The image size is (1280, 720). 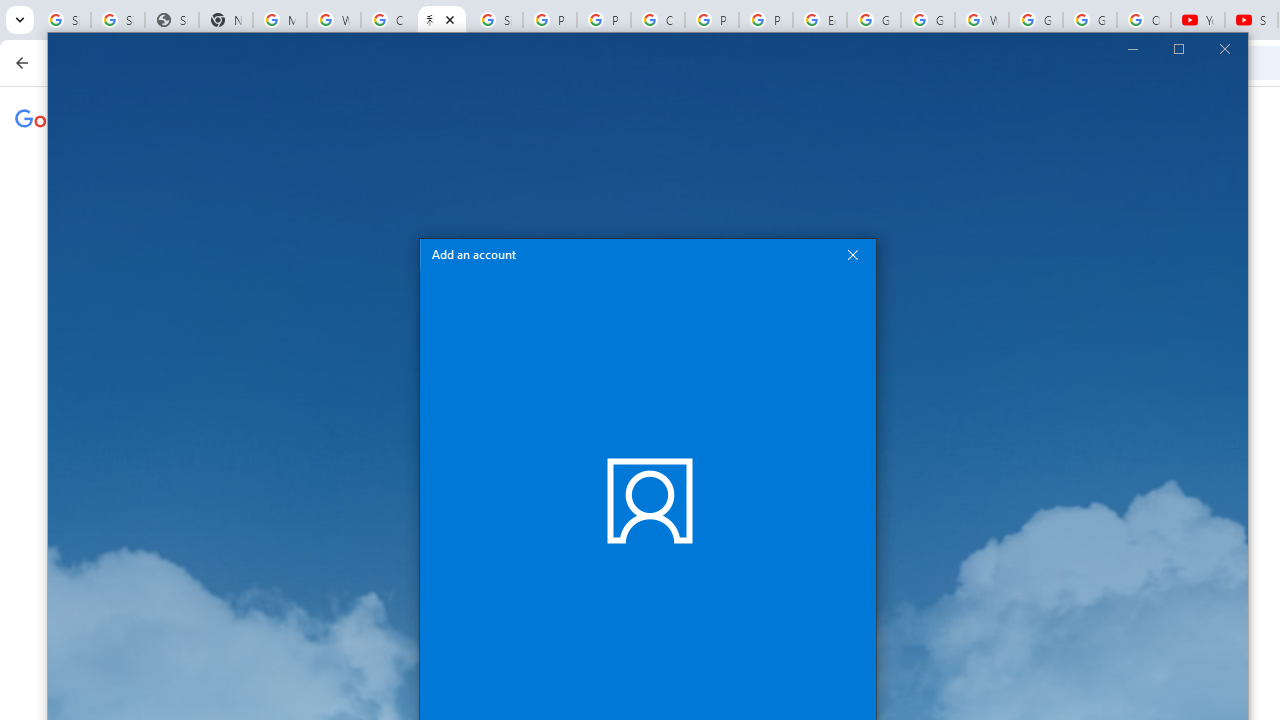 What do you see at coordinates (1178, 47) in the screenshot?
I see `'Maximize Mail'` at bounding box center [1178, 47].